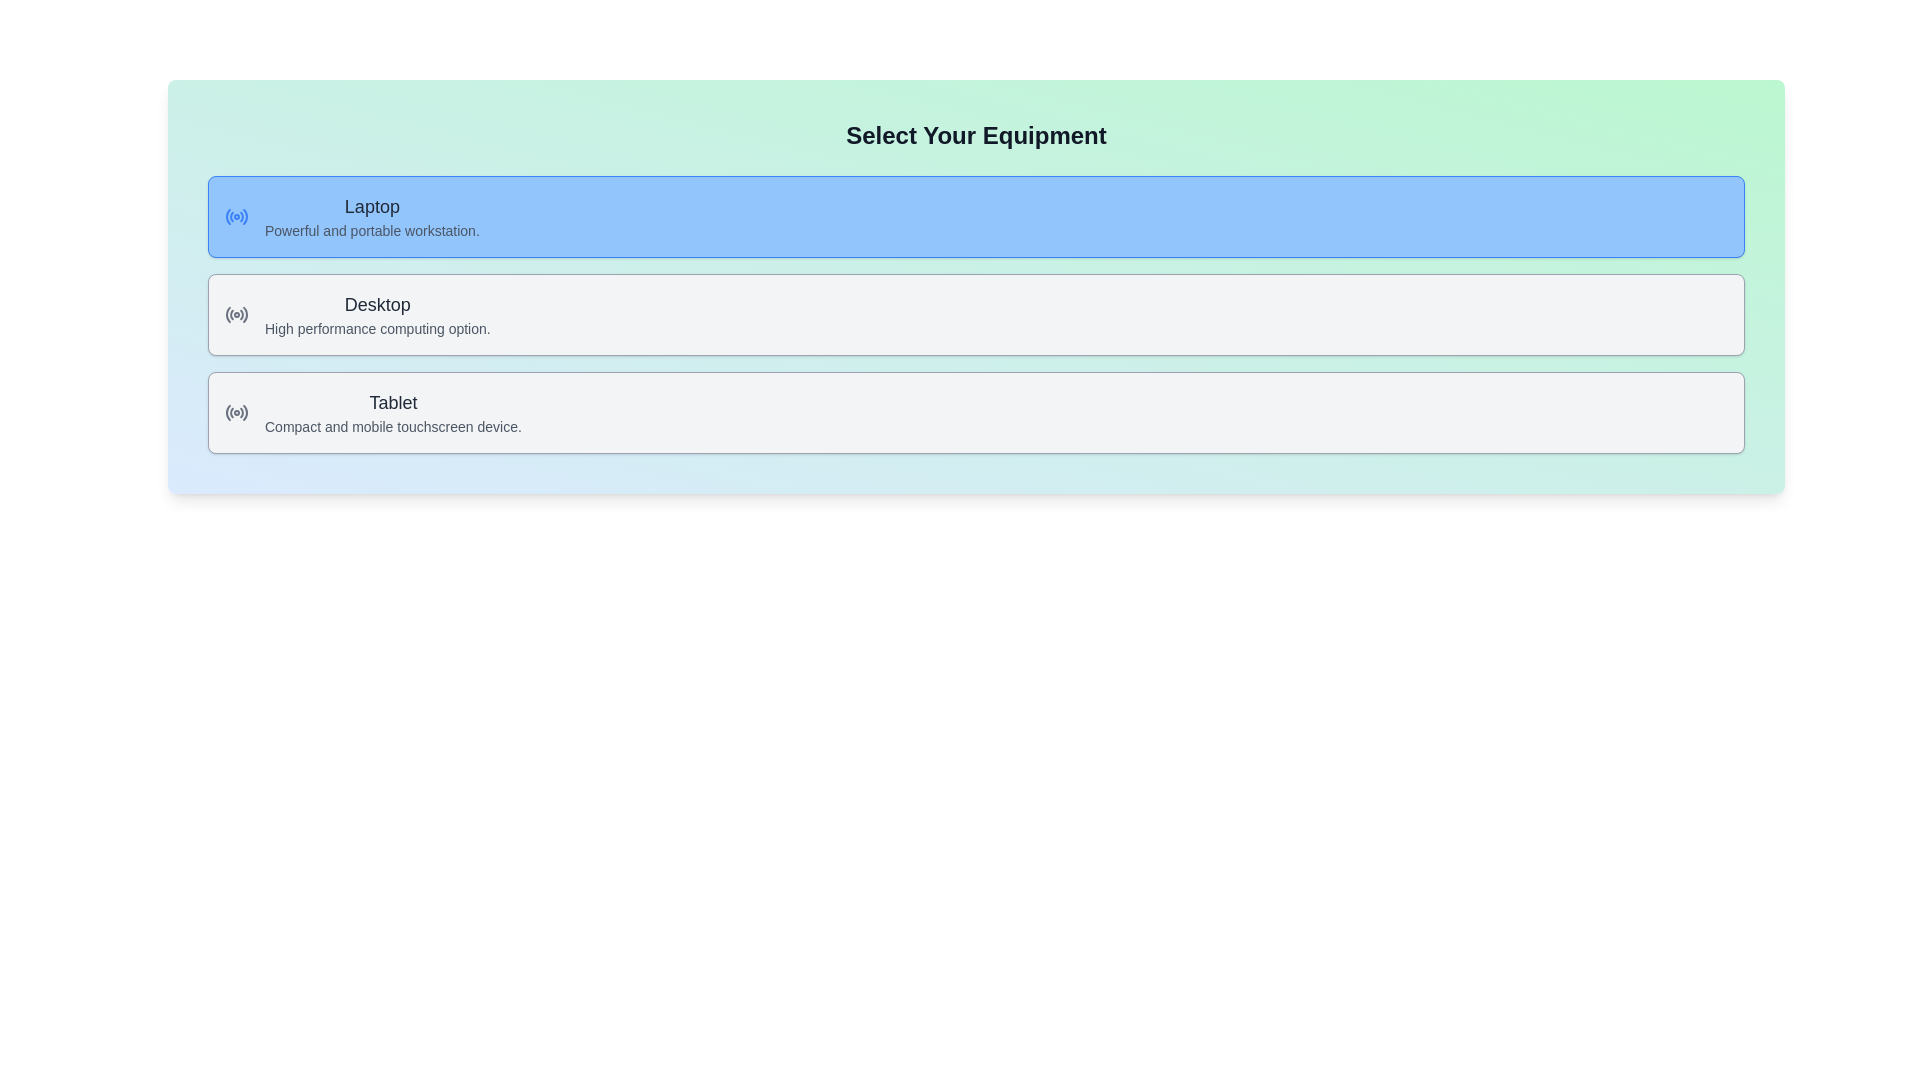 Image resolution: width=1920 pixels, height=1080 pixels. Describe the element at coordinates (976, 135) in the screenshot. I see `heading text located at the top center of the section, which serves as a title for the options below` at that location.